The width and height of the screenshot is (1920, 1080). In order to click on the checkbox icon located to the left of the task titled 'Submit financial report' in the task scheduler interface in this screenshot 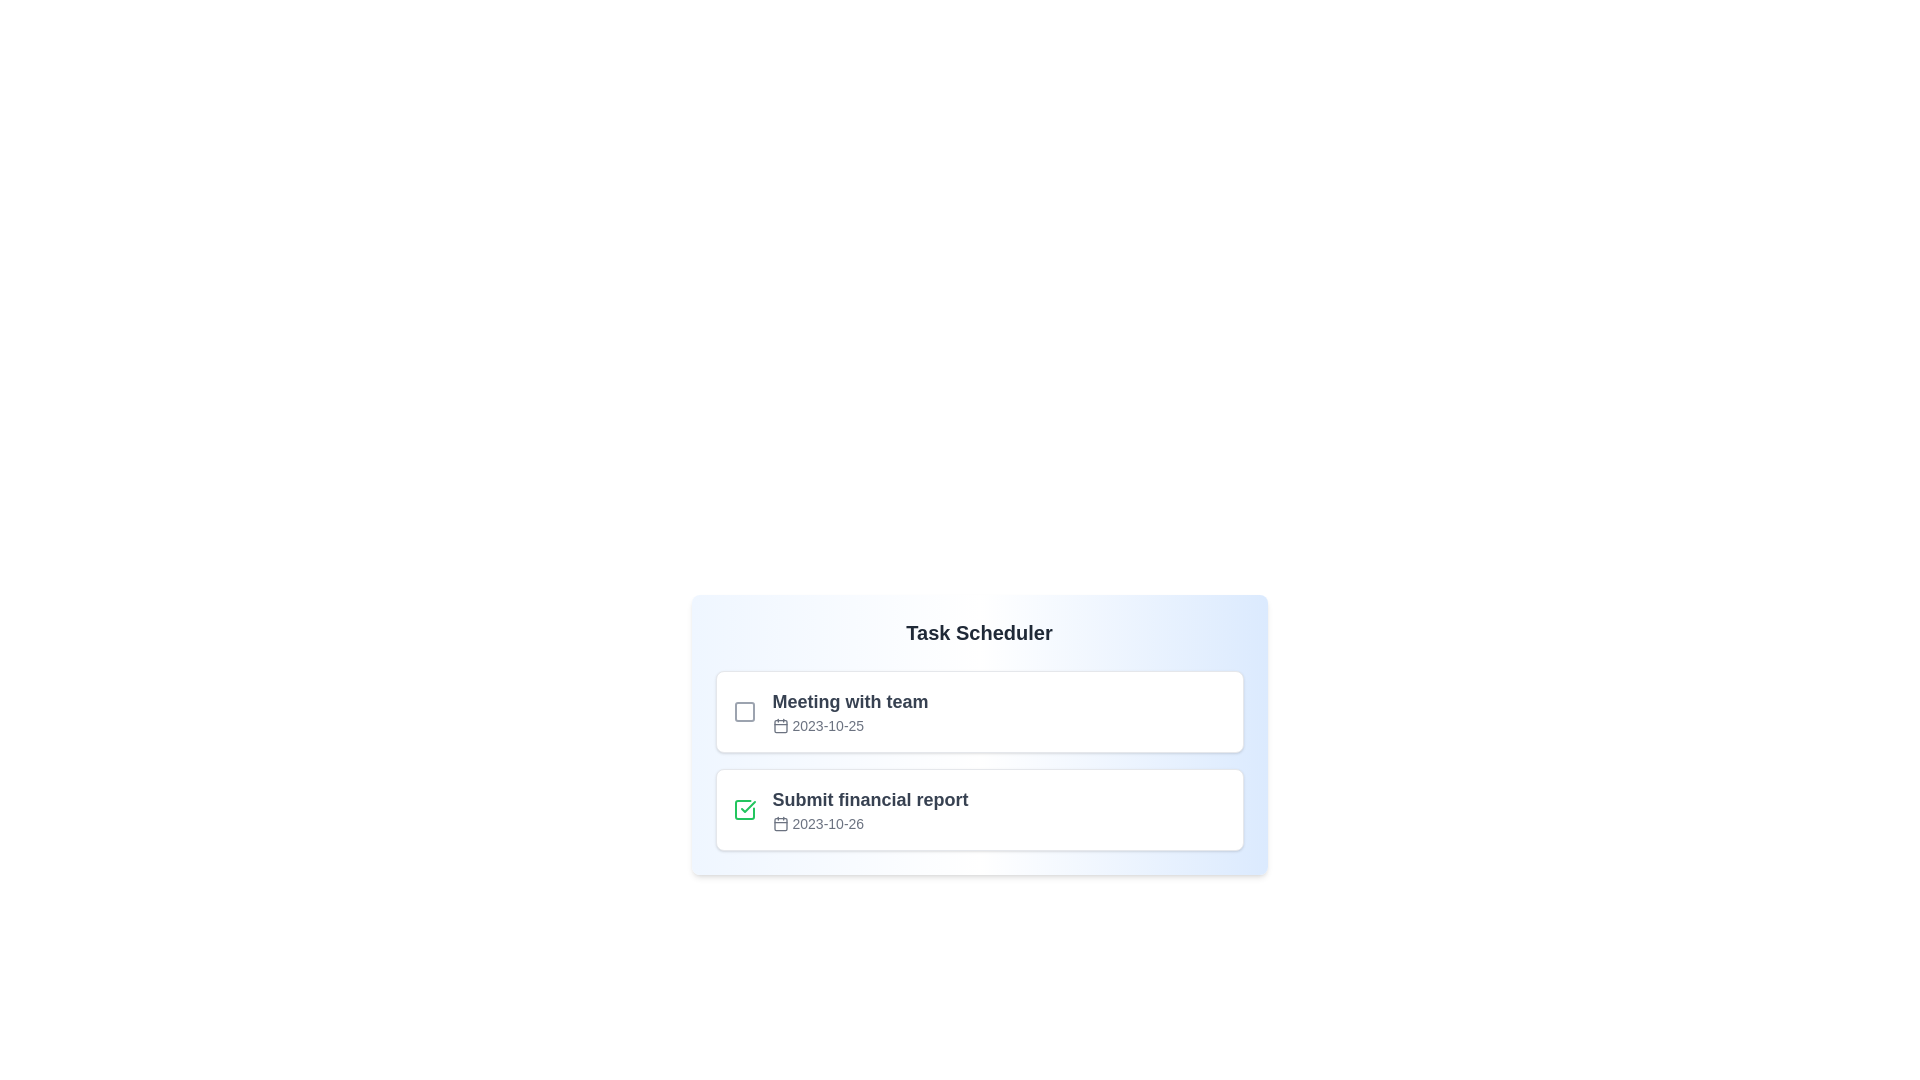, I will do `click(743, 810)`.